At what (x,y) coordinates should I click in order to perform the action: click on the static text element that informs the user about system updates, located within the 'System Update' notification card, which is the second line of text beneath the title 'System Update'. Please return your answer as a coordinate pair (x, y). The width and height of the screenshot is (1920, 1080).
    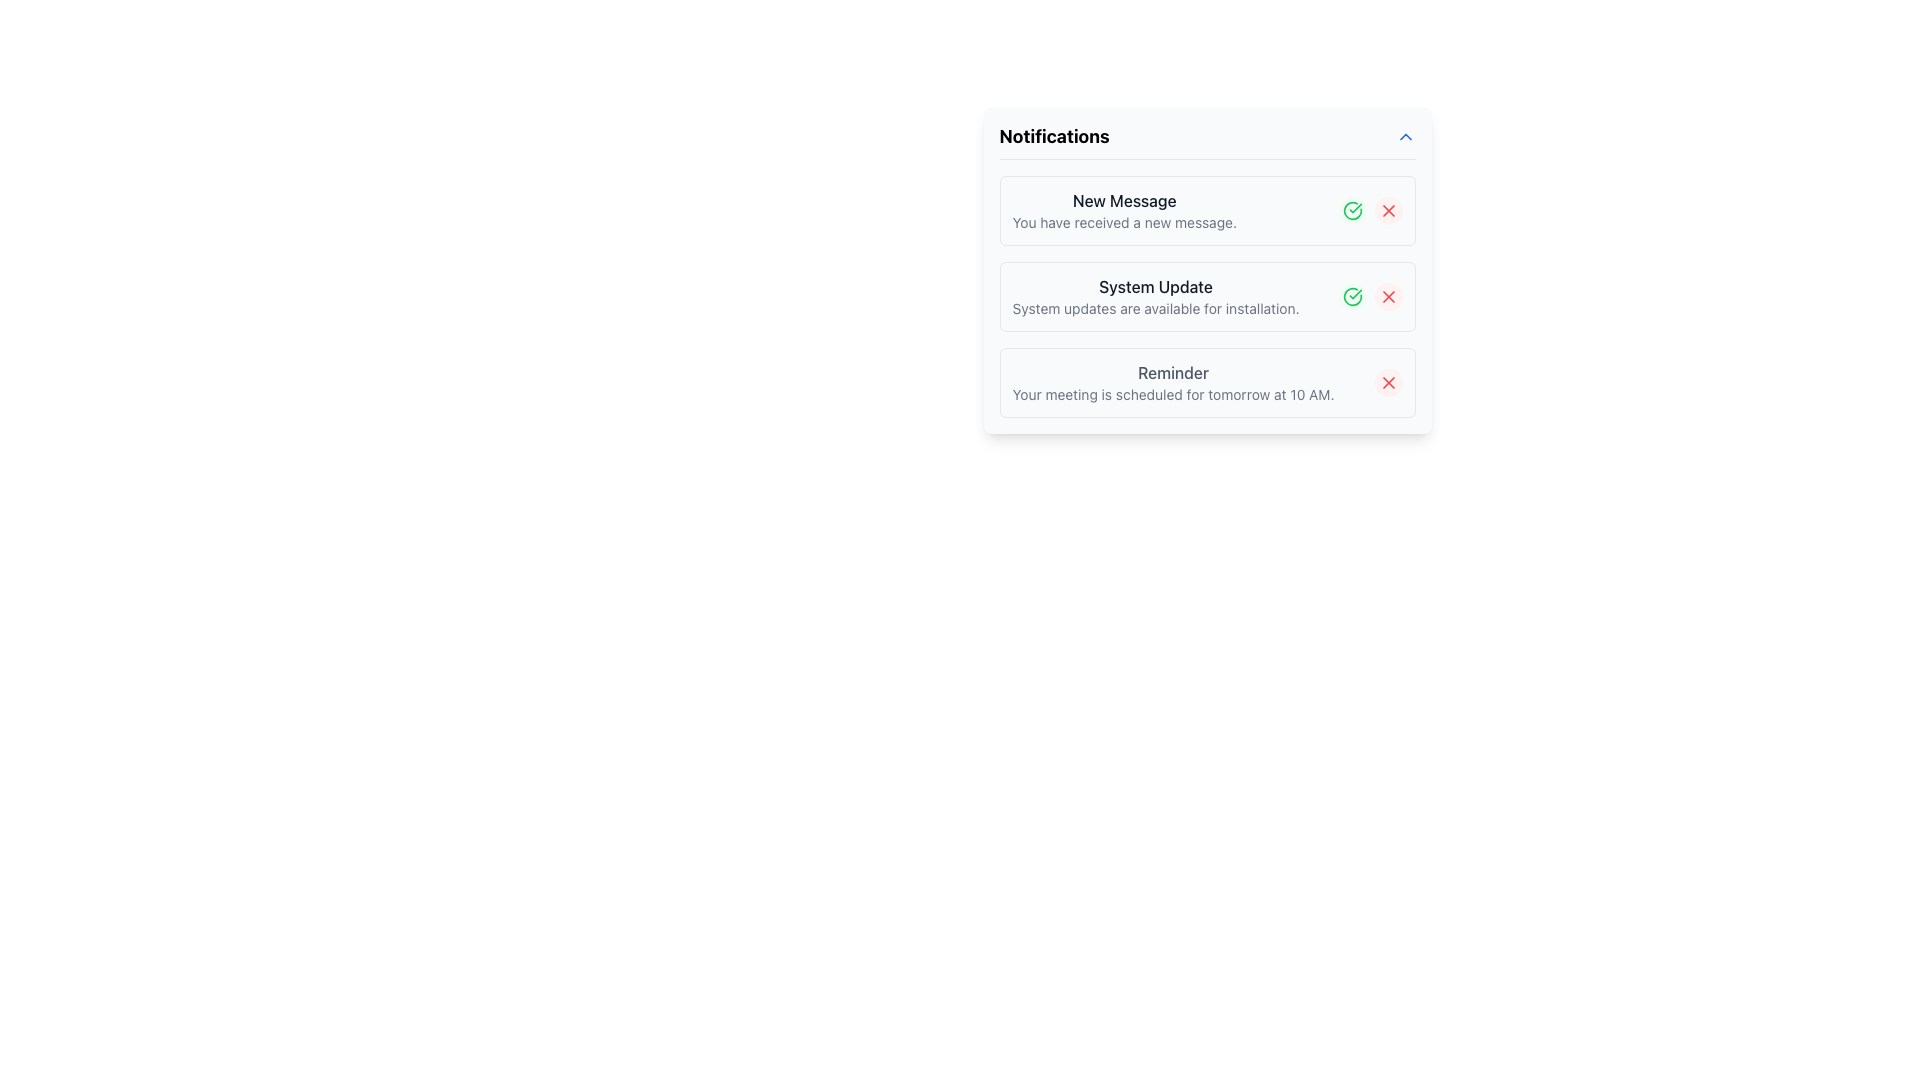
    Looking at the image, I should click on (1156, 308).